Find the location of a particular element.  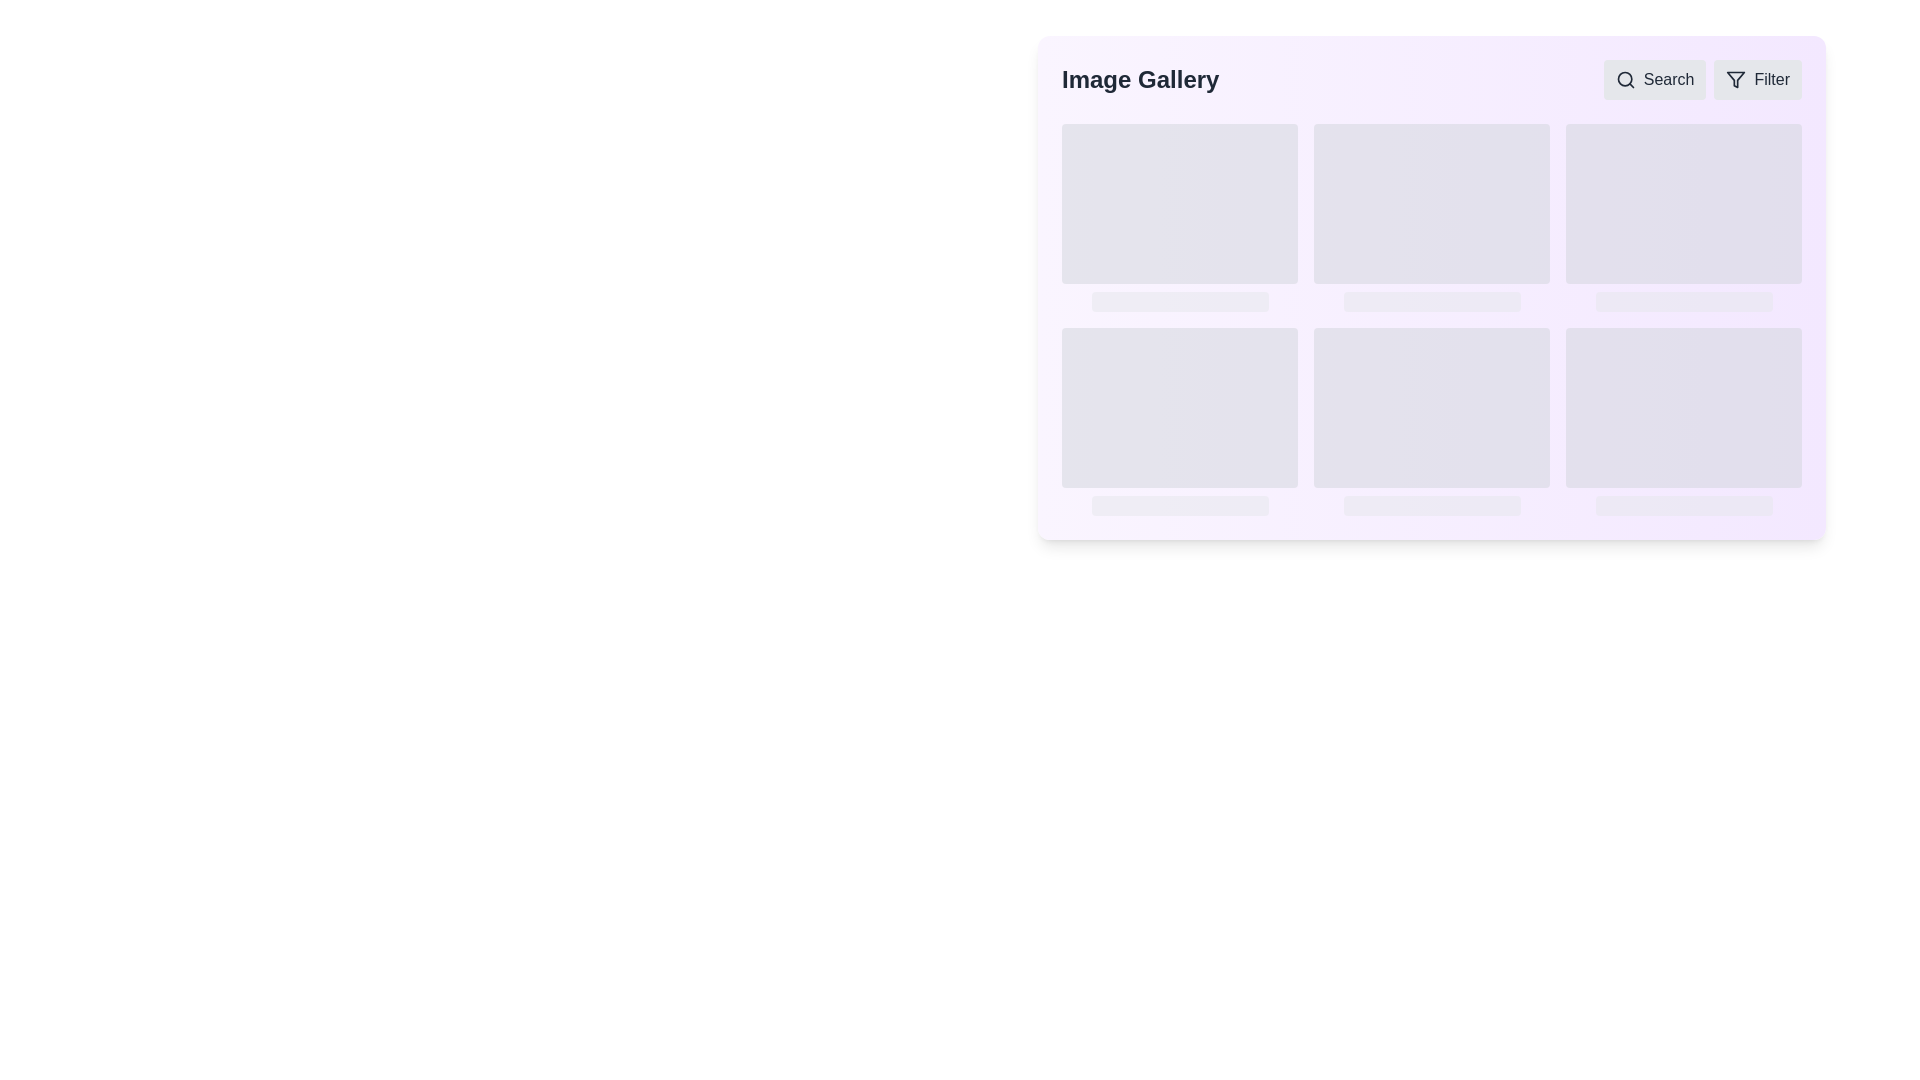

the 'Search' button located in the top-right corner, which is the first button in the control group, to initiate the search is located at coordinates (1655, 79).